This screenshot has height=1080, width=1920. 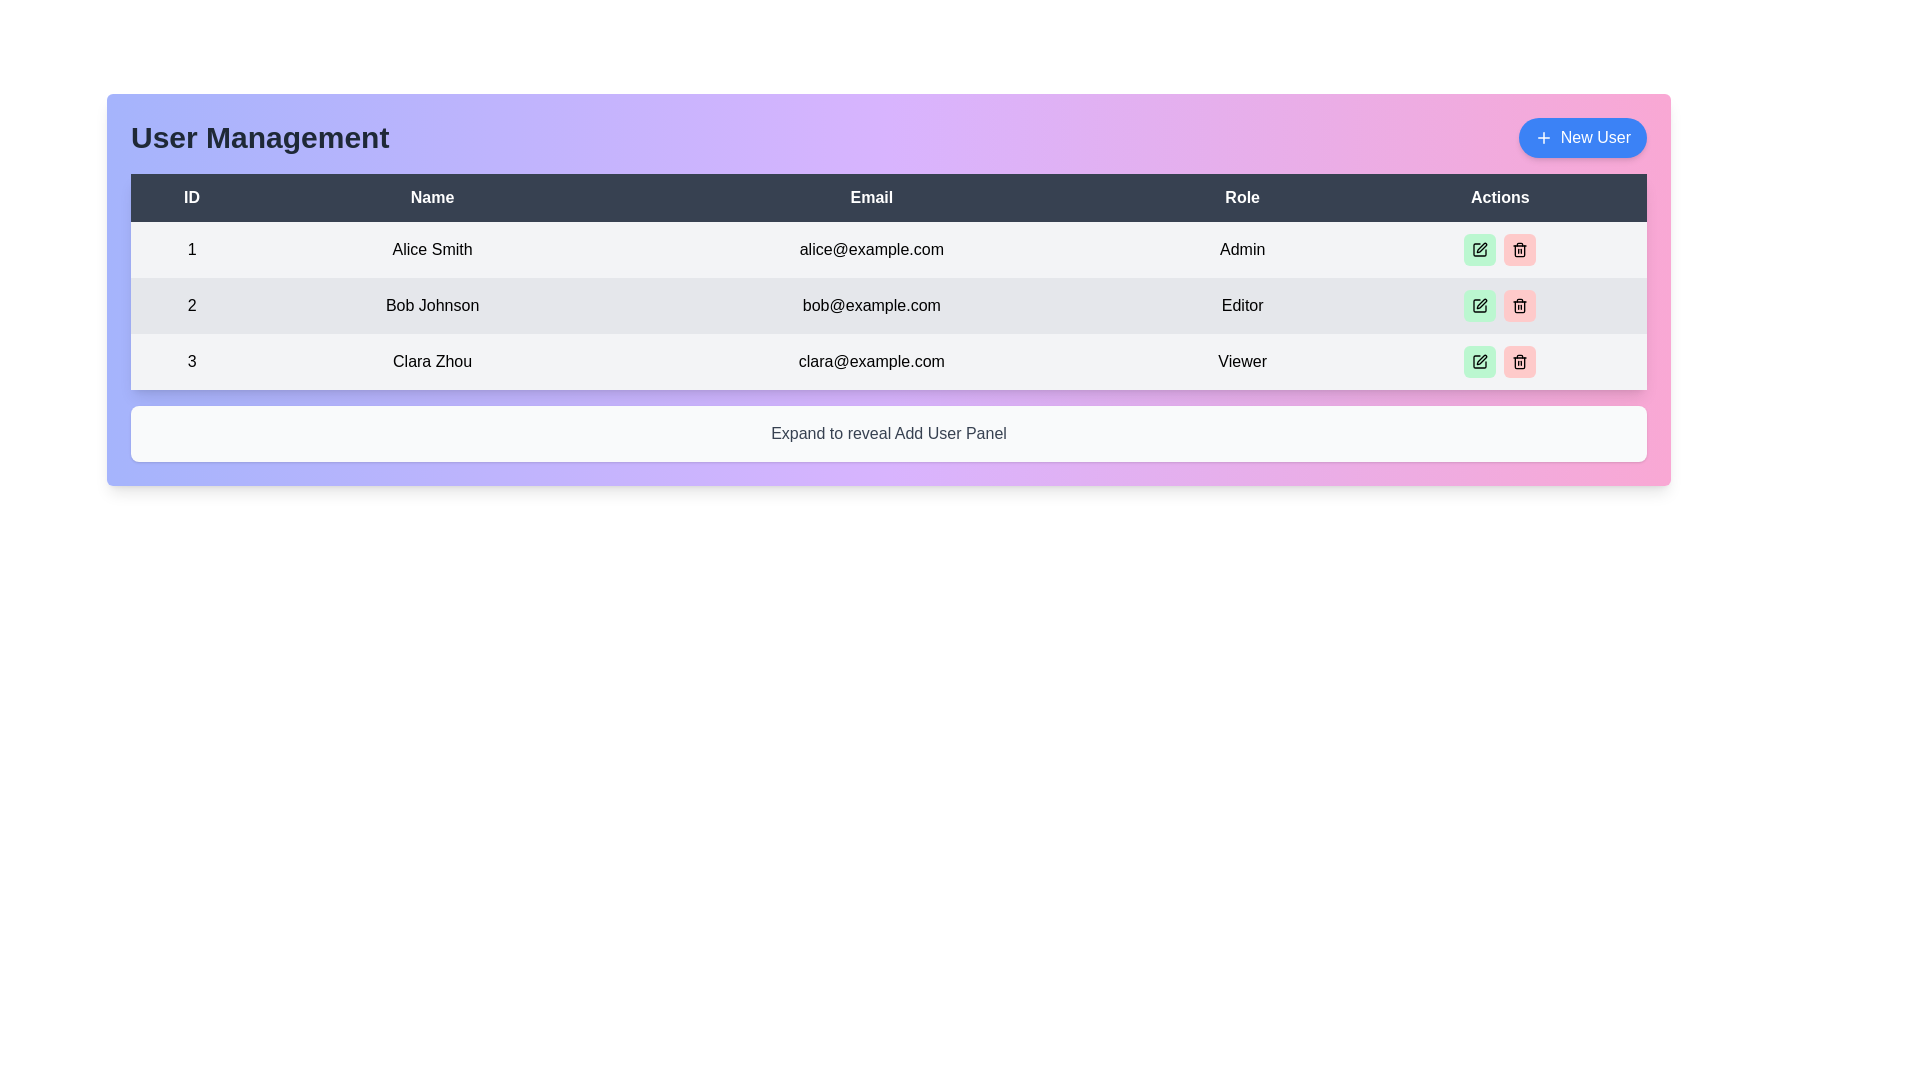 What do you see at coordinates (1480, 362) in the screenshot?
I see `the square icon featuring a pen inside, located within the light green rounded rectangular button in the last row of the table under the 'Actions' column` at bounding box center [1480, 362].